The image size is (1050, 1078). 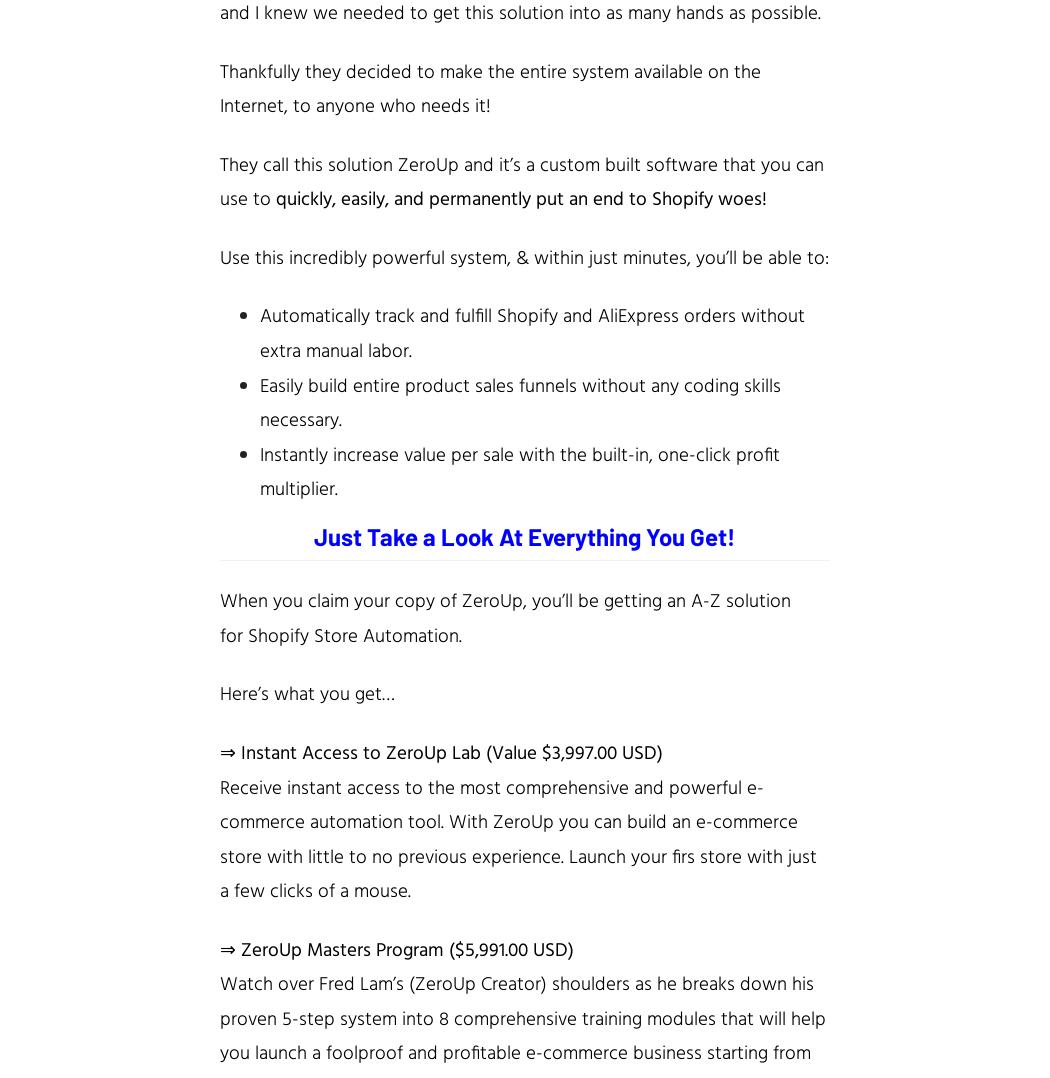 What do you see at coordinates (463, 199) in the screenshot?
I see `'quickly, easily, and permanently put an end to'` at bounding box center [463, 199].